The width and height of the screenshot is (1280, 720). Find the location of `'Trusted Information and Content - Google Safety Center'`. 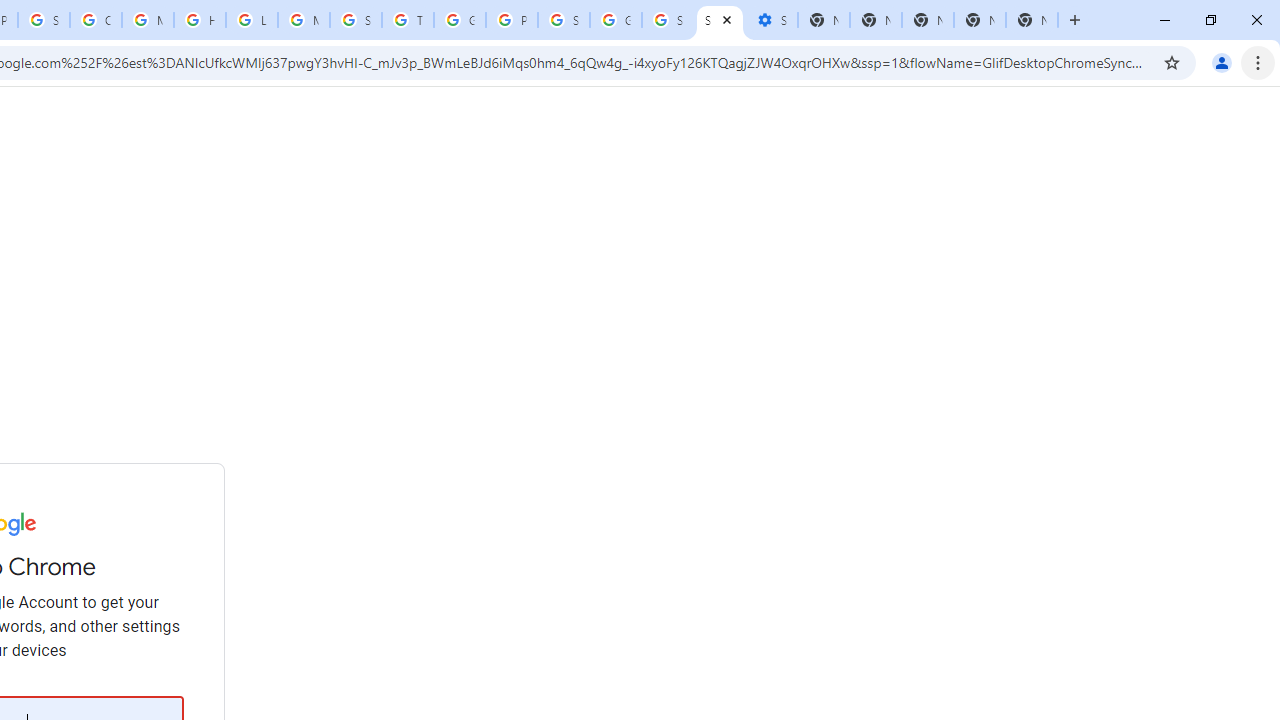

'Trusted Information and Content - Google Safety Center' is located at coordinates (406, 20).